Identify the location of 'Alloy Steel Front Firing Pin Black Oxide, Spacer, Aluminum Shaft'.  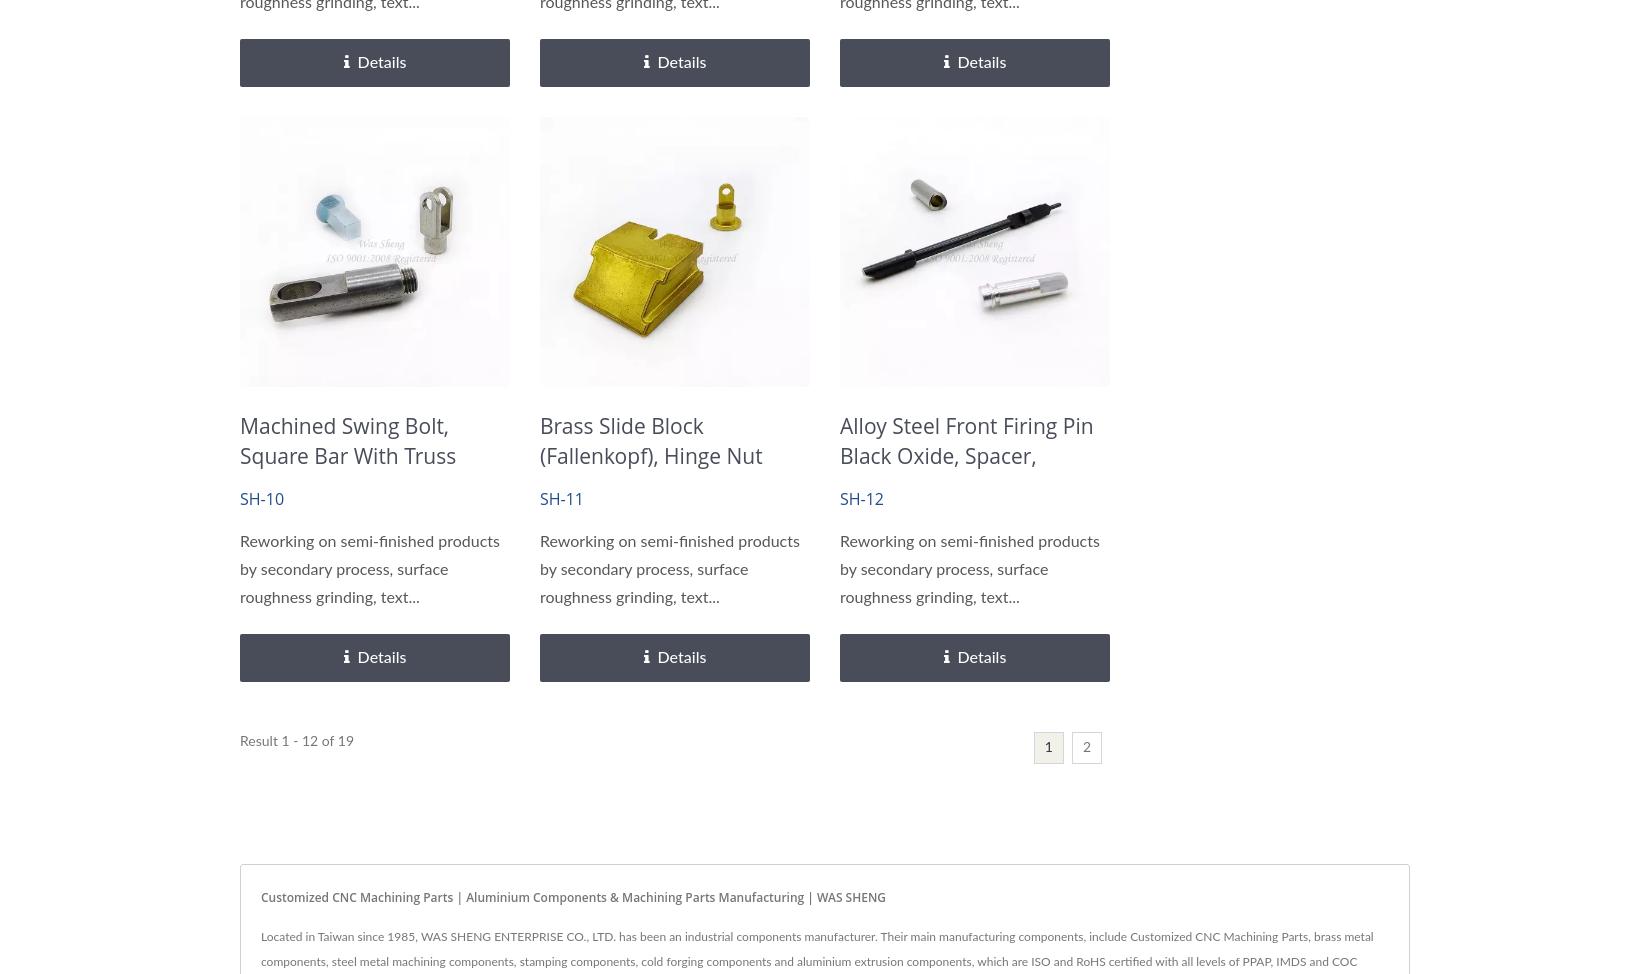
(966, 455).